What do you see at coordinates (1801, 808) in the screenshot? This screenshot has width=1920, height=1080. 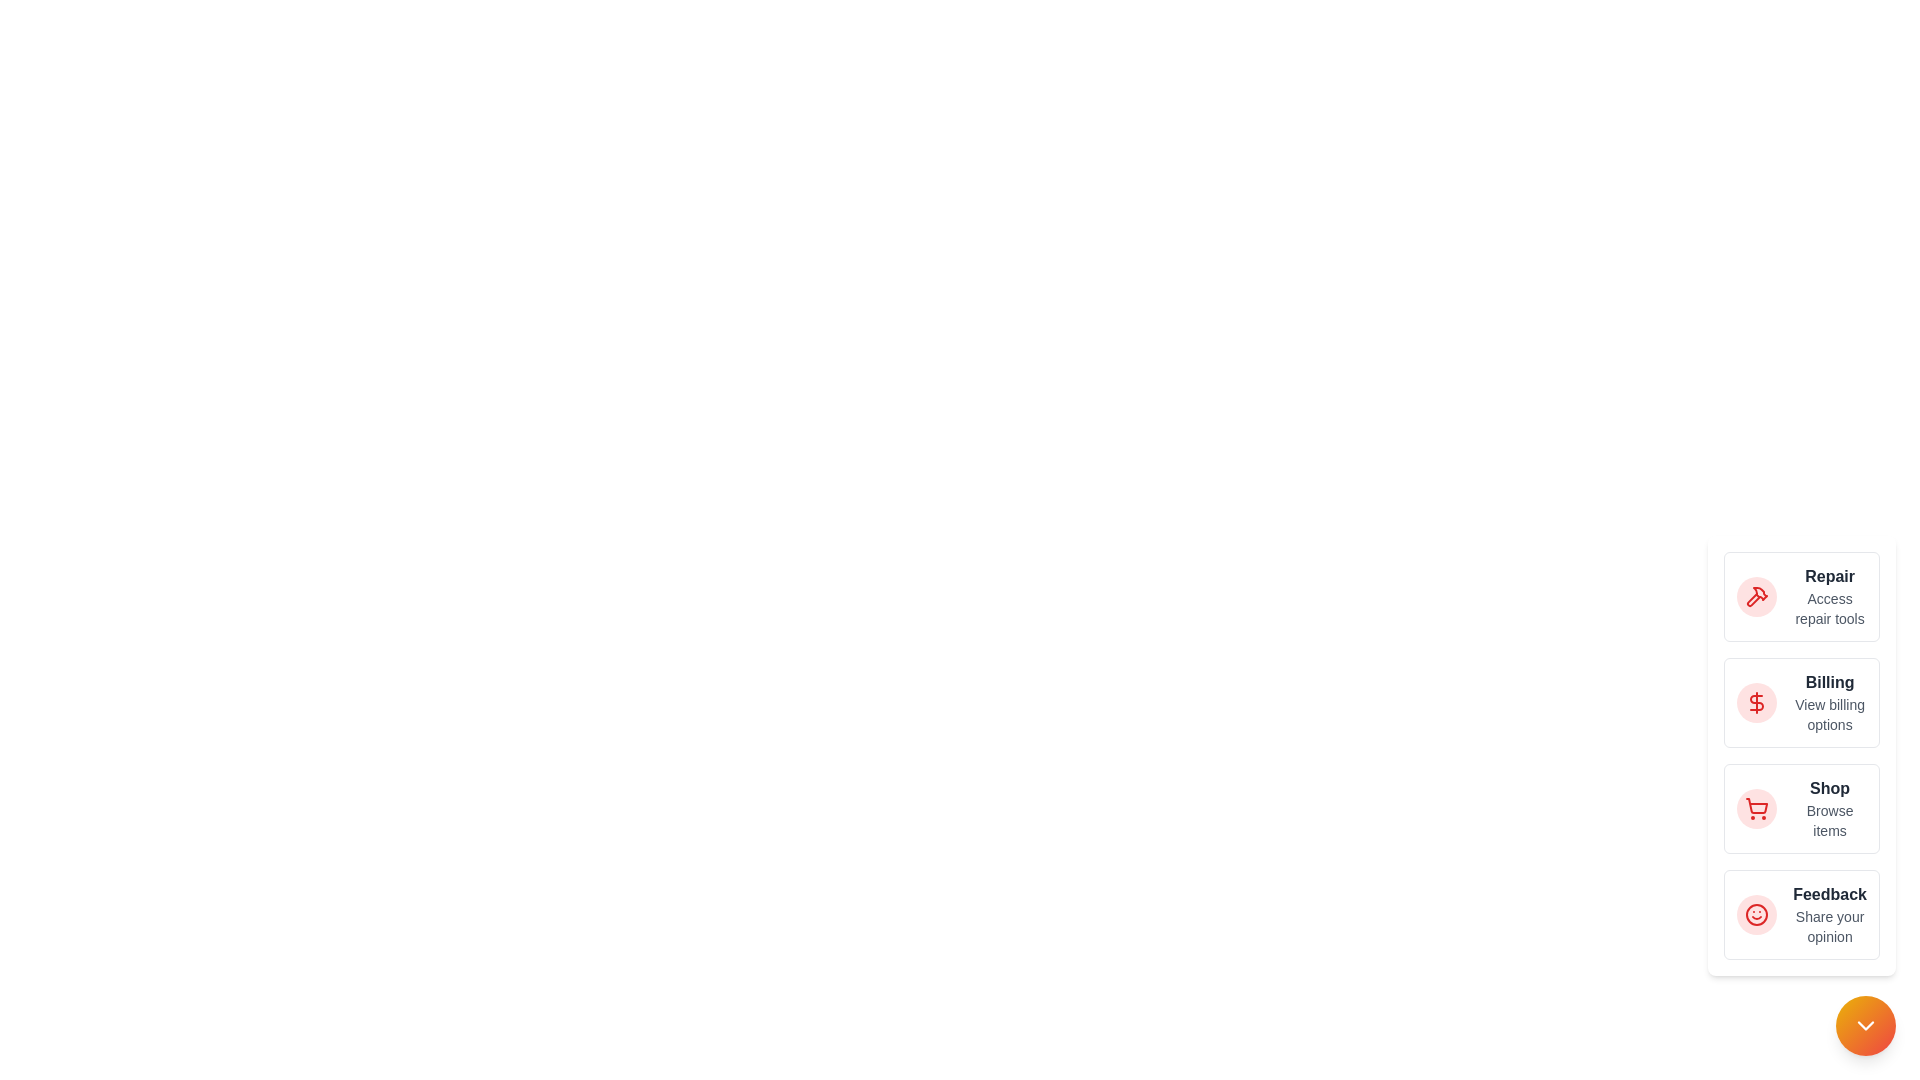 I see `the action 'Shop' from the list` at bounding box center [1801, 808].